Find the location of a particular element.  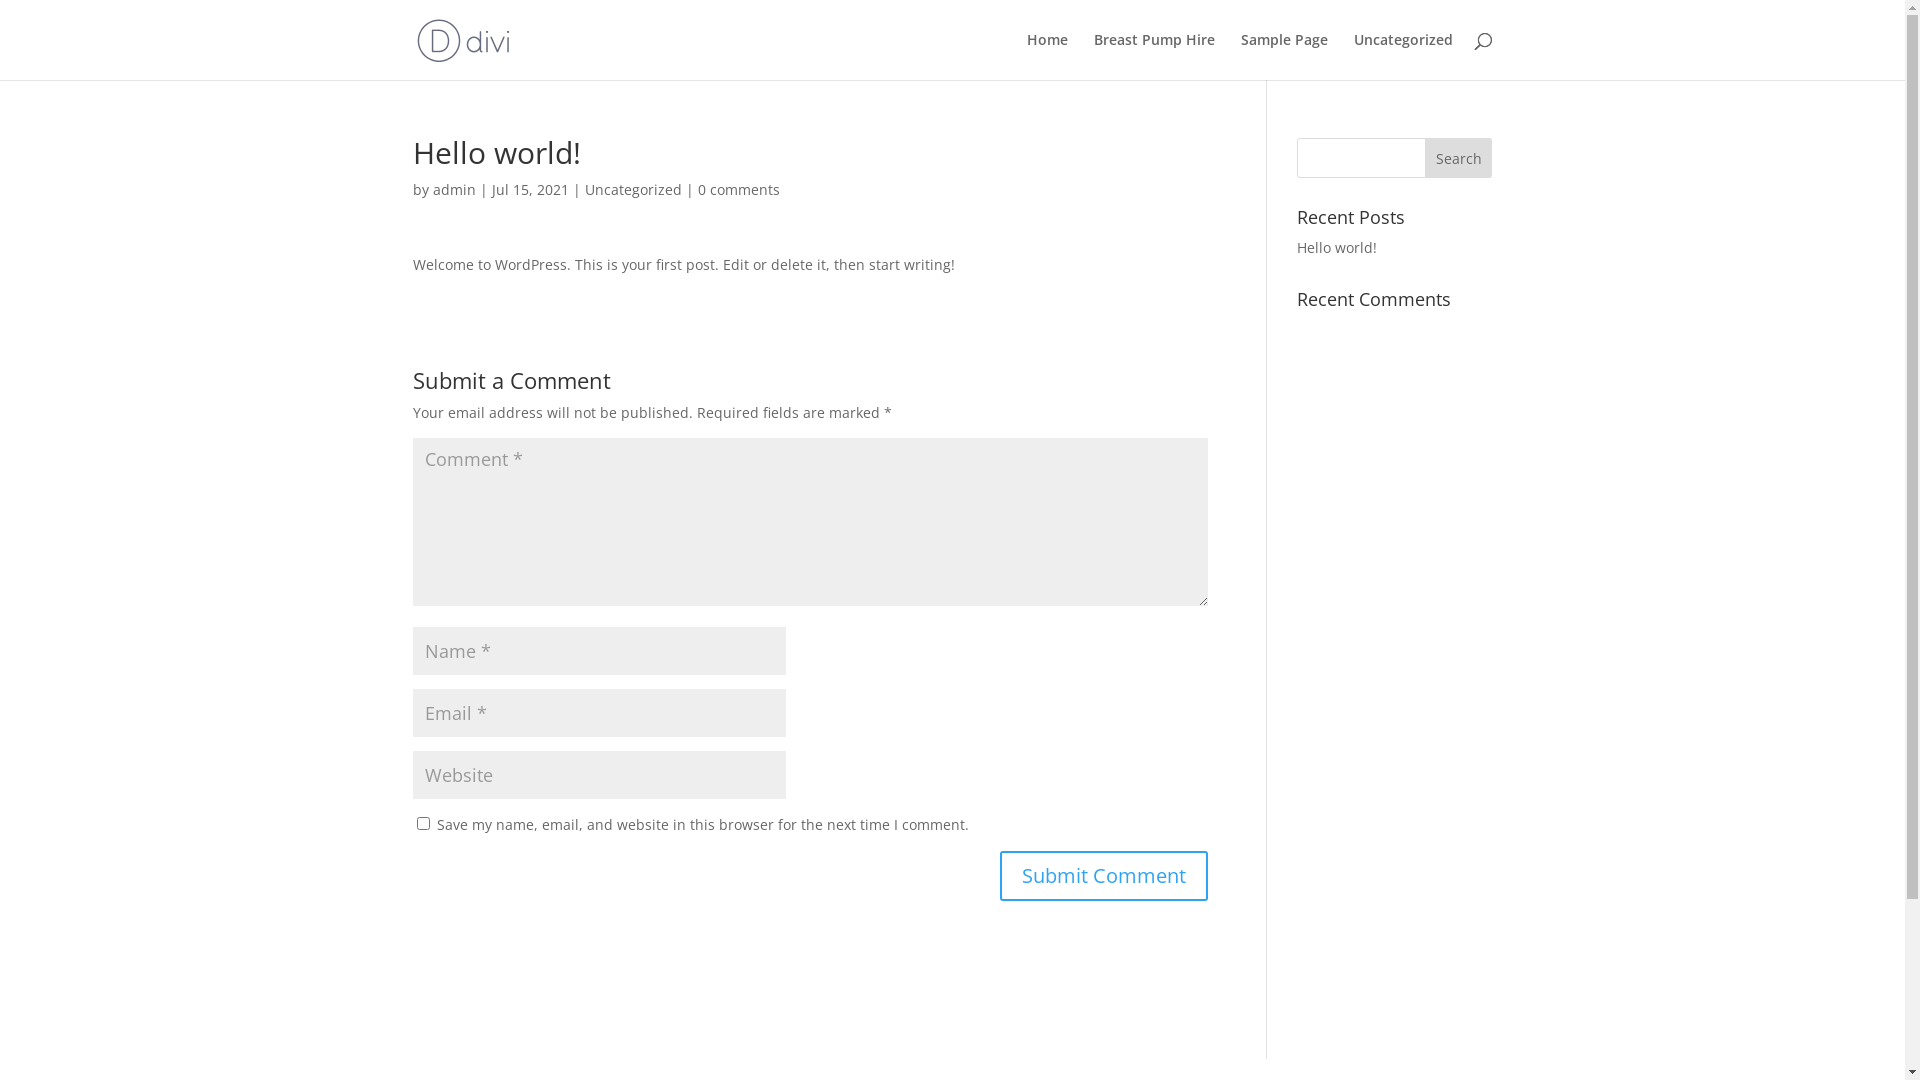

'Hello world!' is located at coordinates (1337, 246).